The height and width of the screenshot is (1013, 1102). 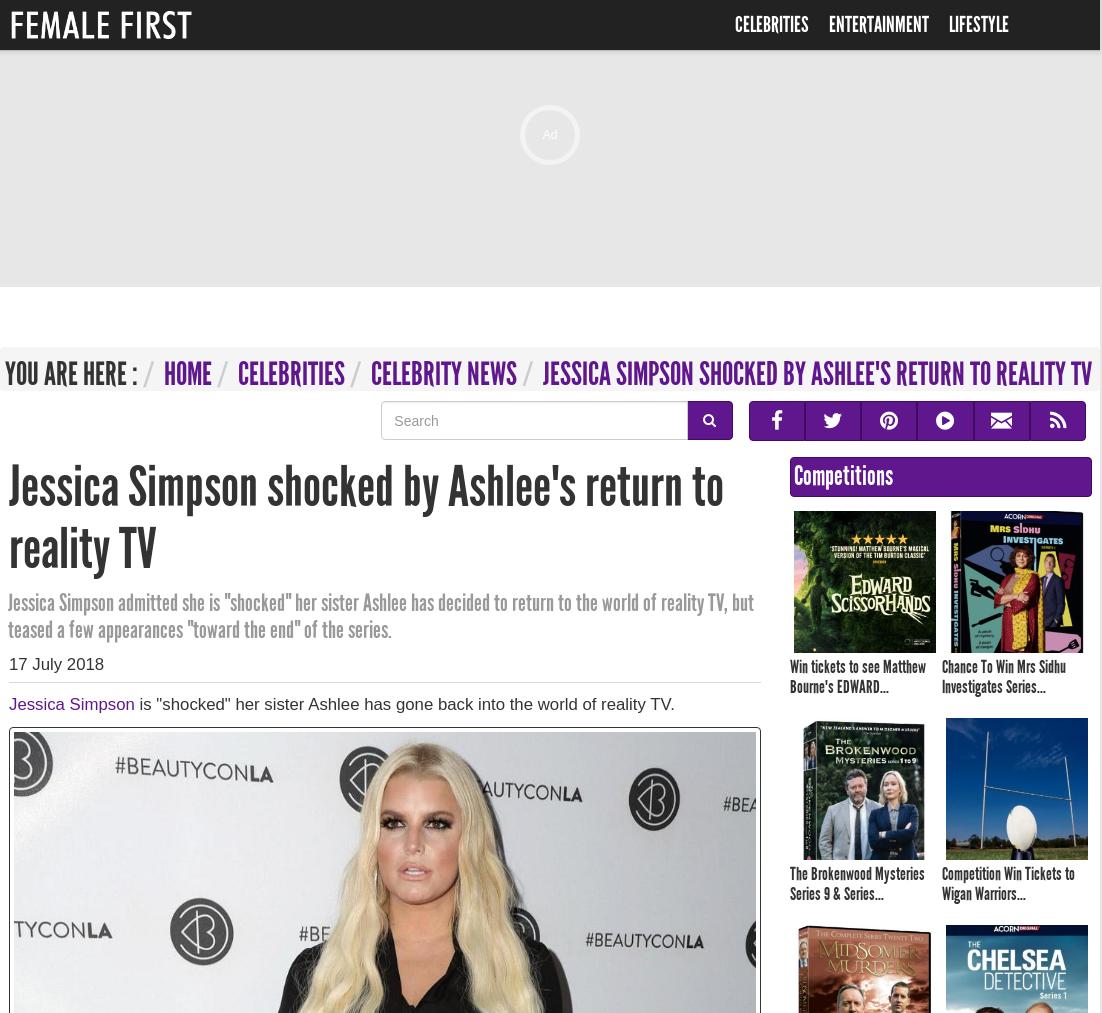 What do you see at coordinates (56, 662) in the screenshot?
I see `'17 July 2018'` at bounding box center [56, 662].